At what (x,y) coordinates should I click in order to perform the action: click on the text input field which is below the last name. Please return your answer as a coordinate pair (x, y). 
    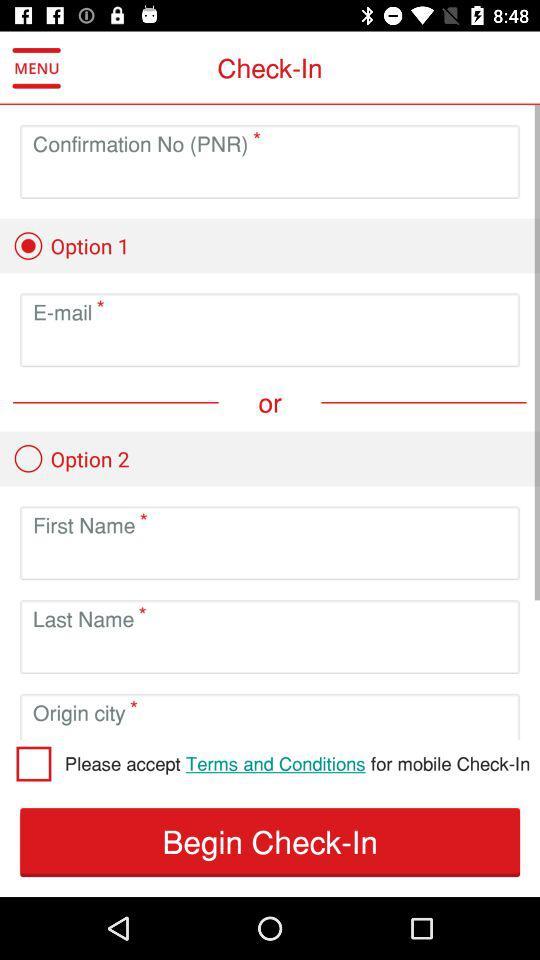
    Looking at the image, I should click on (270, 651).